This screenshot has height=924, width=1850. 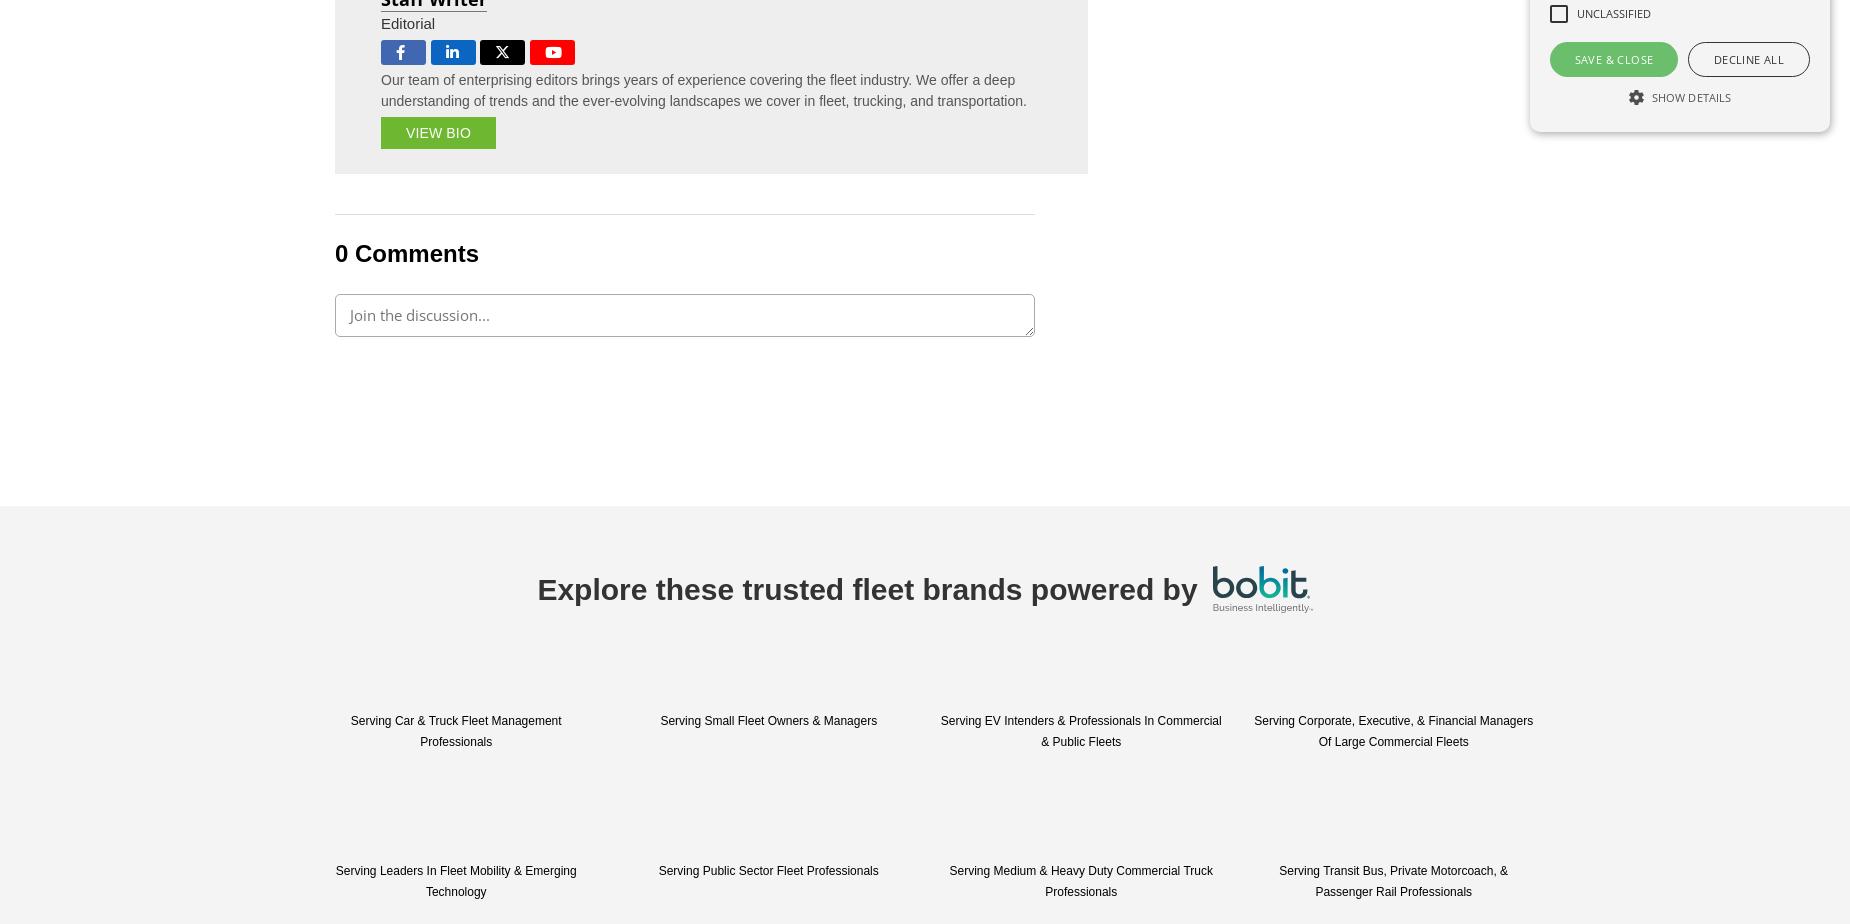 I want to click on 'Explore these trusted fleet brands powered by', so click(x=866, y=589).